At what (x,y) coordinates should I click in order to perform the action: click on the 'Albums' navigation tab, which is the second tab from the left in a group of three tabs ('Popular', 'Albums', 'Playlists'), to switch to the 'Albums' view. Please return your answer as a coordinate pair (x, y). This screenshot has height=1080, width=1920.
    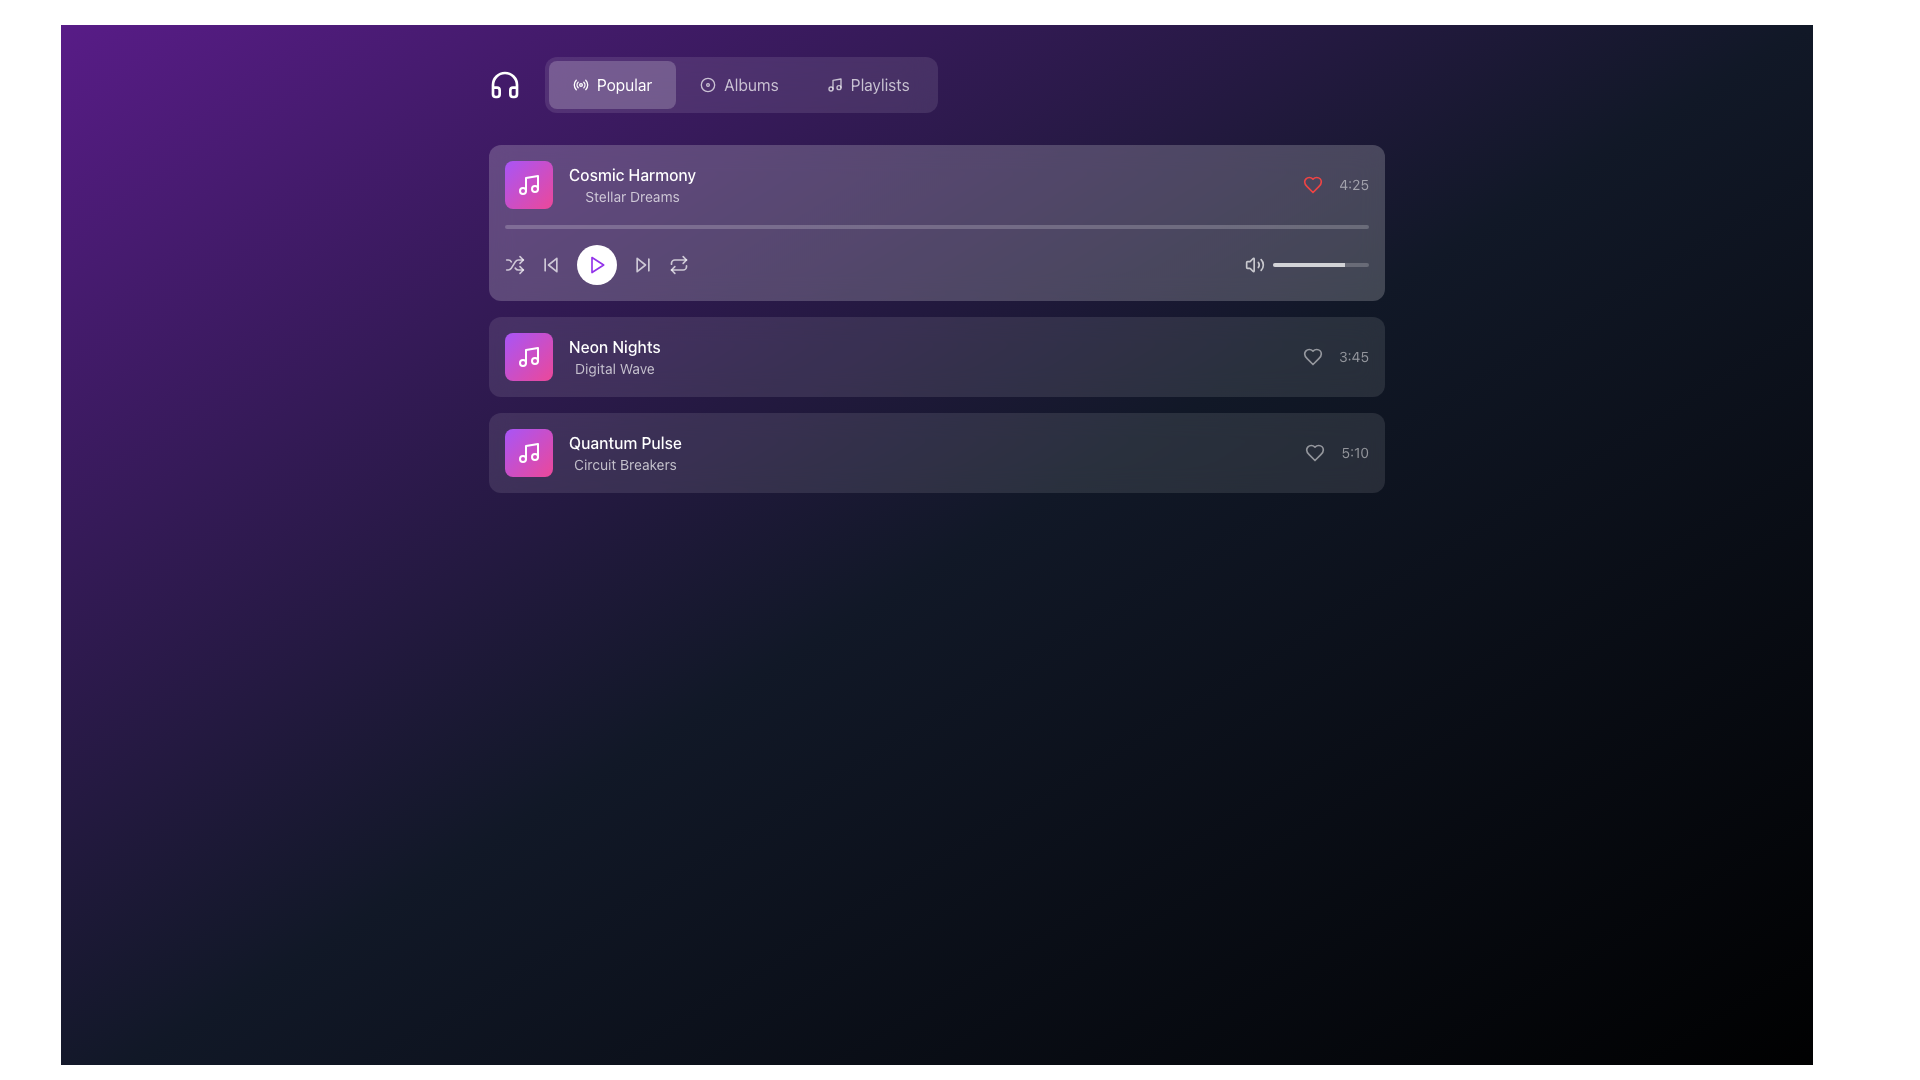
    Looking at the image, I should click on (740, 83).